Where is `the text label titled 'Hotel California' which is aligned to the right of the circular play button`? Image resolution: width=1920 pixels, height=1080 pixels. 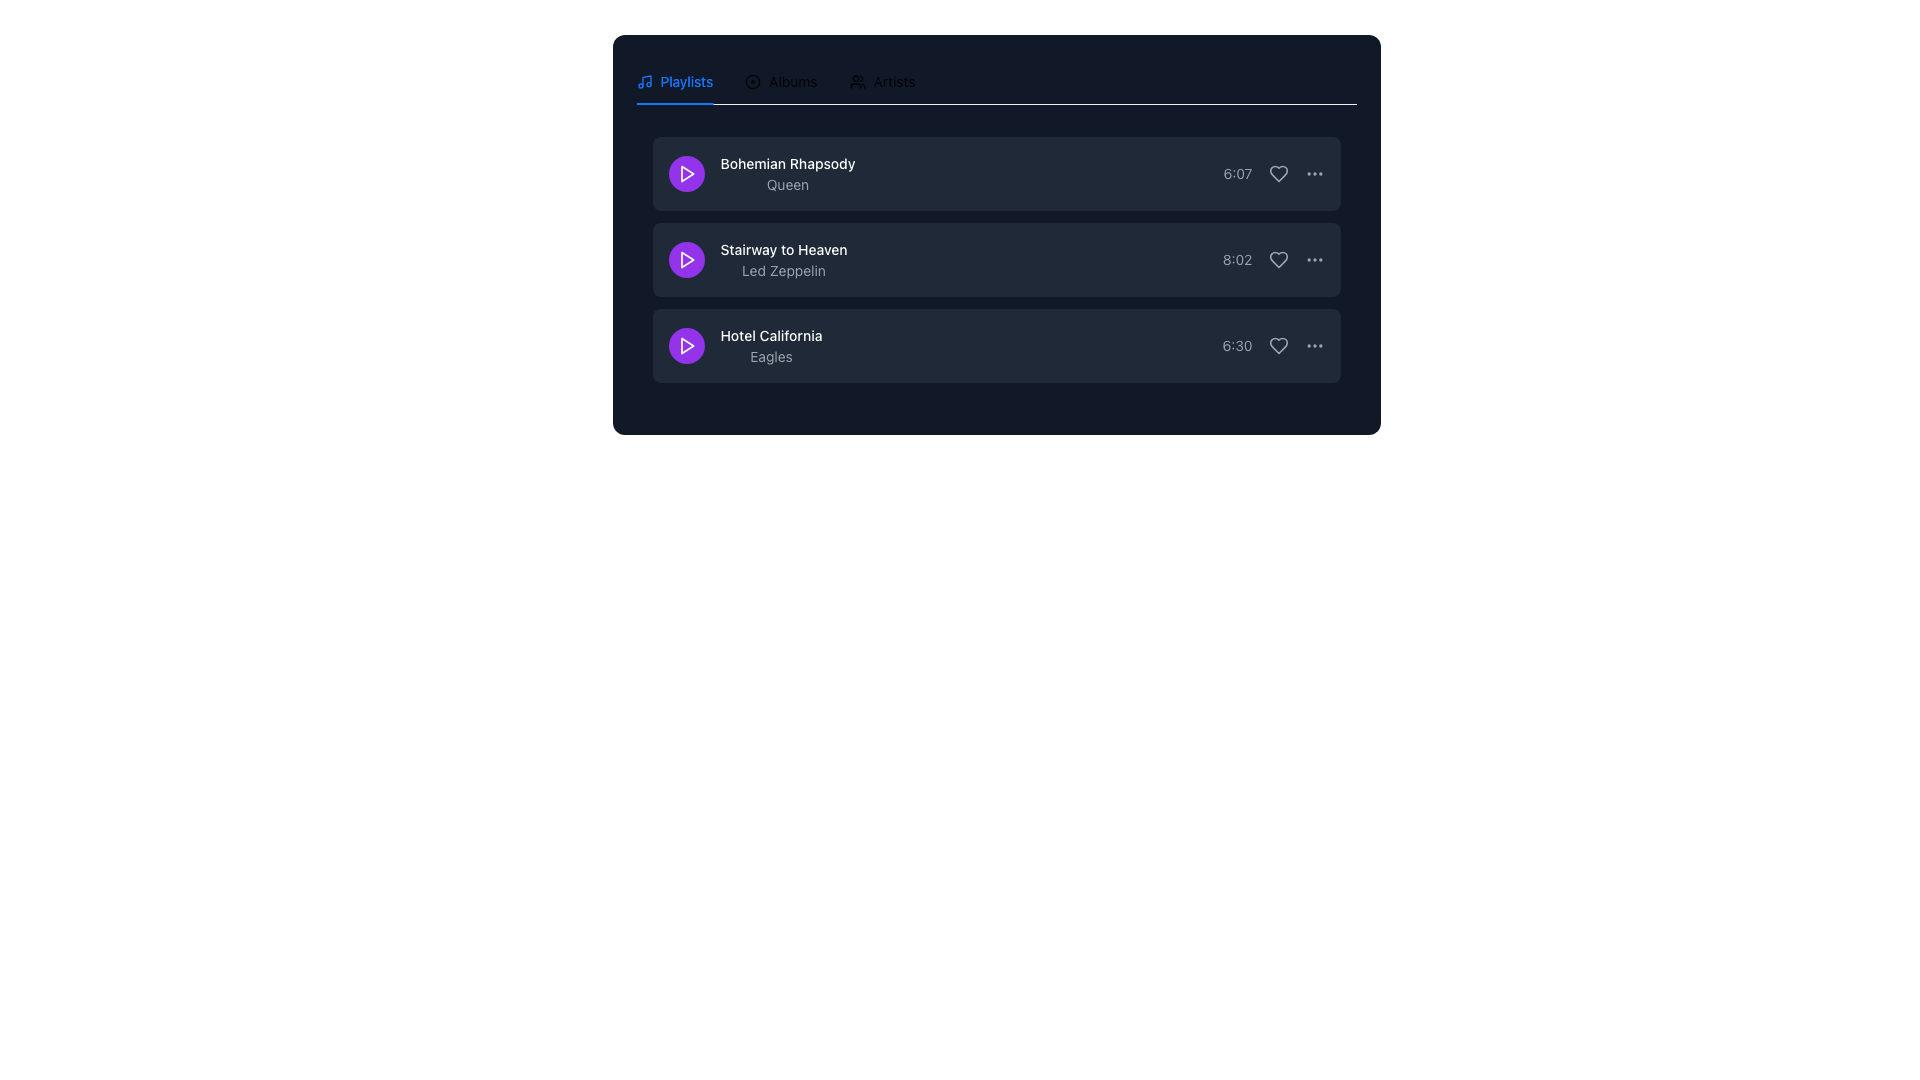 the text label titled 'Hotel California' which is aligned to the right of the circular play button is located at coordinates (744, 345).